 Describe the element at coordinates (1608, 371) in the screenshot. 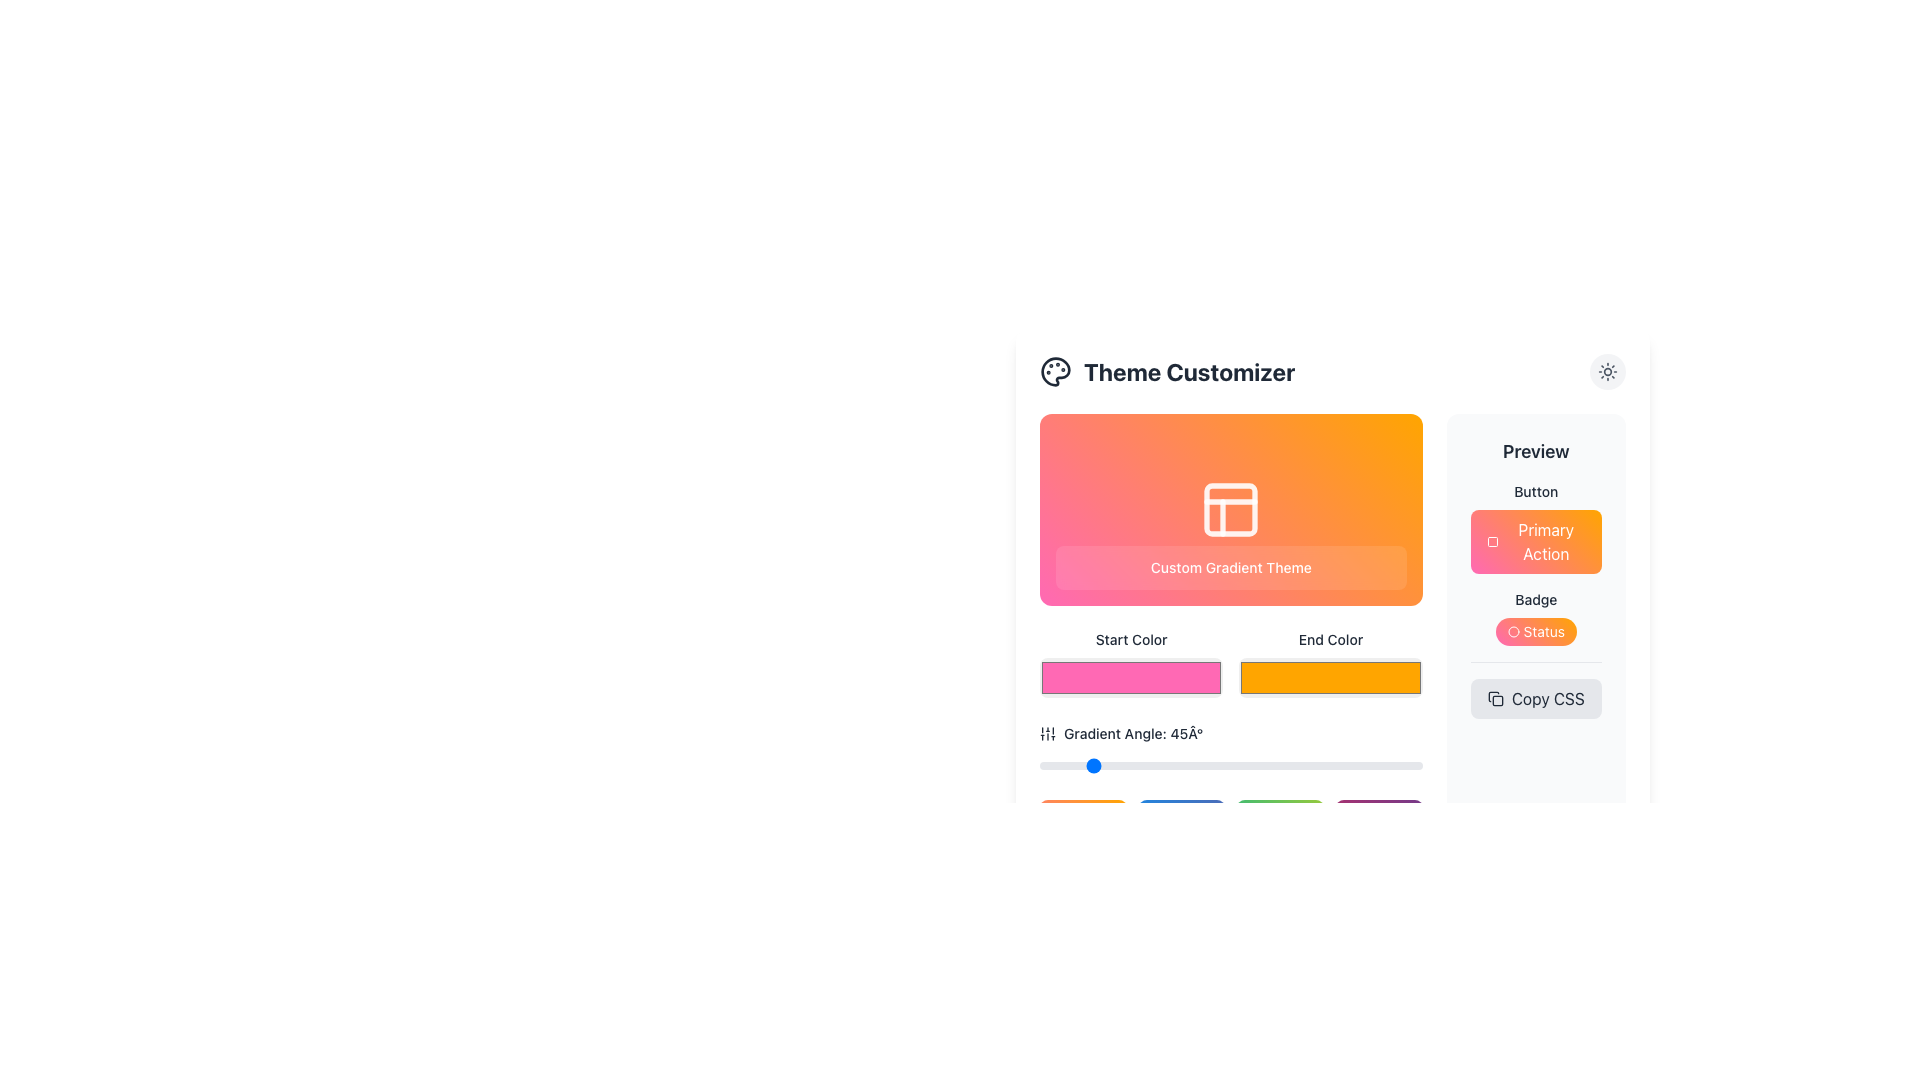

I see `the theme-related icon located within a rounded button in the top-right corner of the interface` at that location.